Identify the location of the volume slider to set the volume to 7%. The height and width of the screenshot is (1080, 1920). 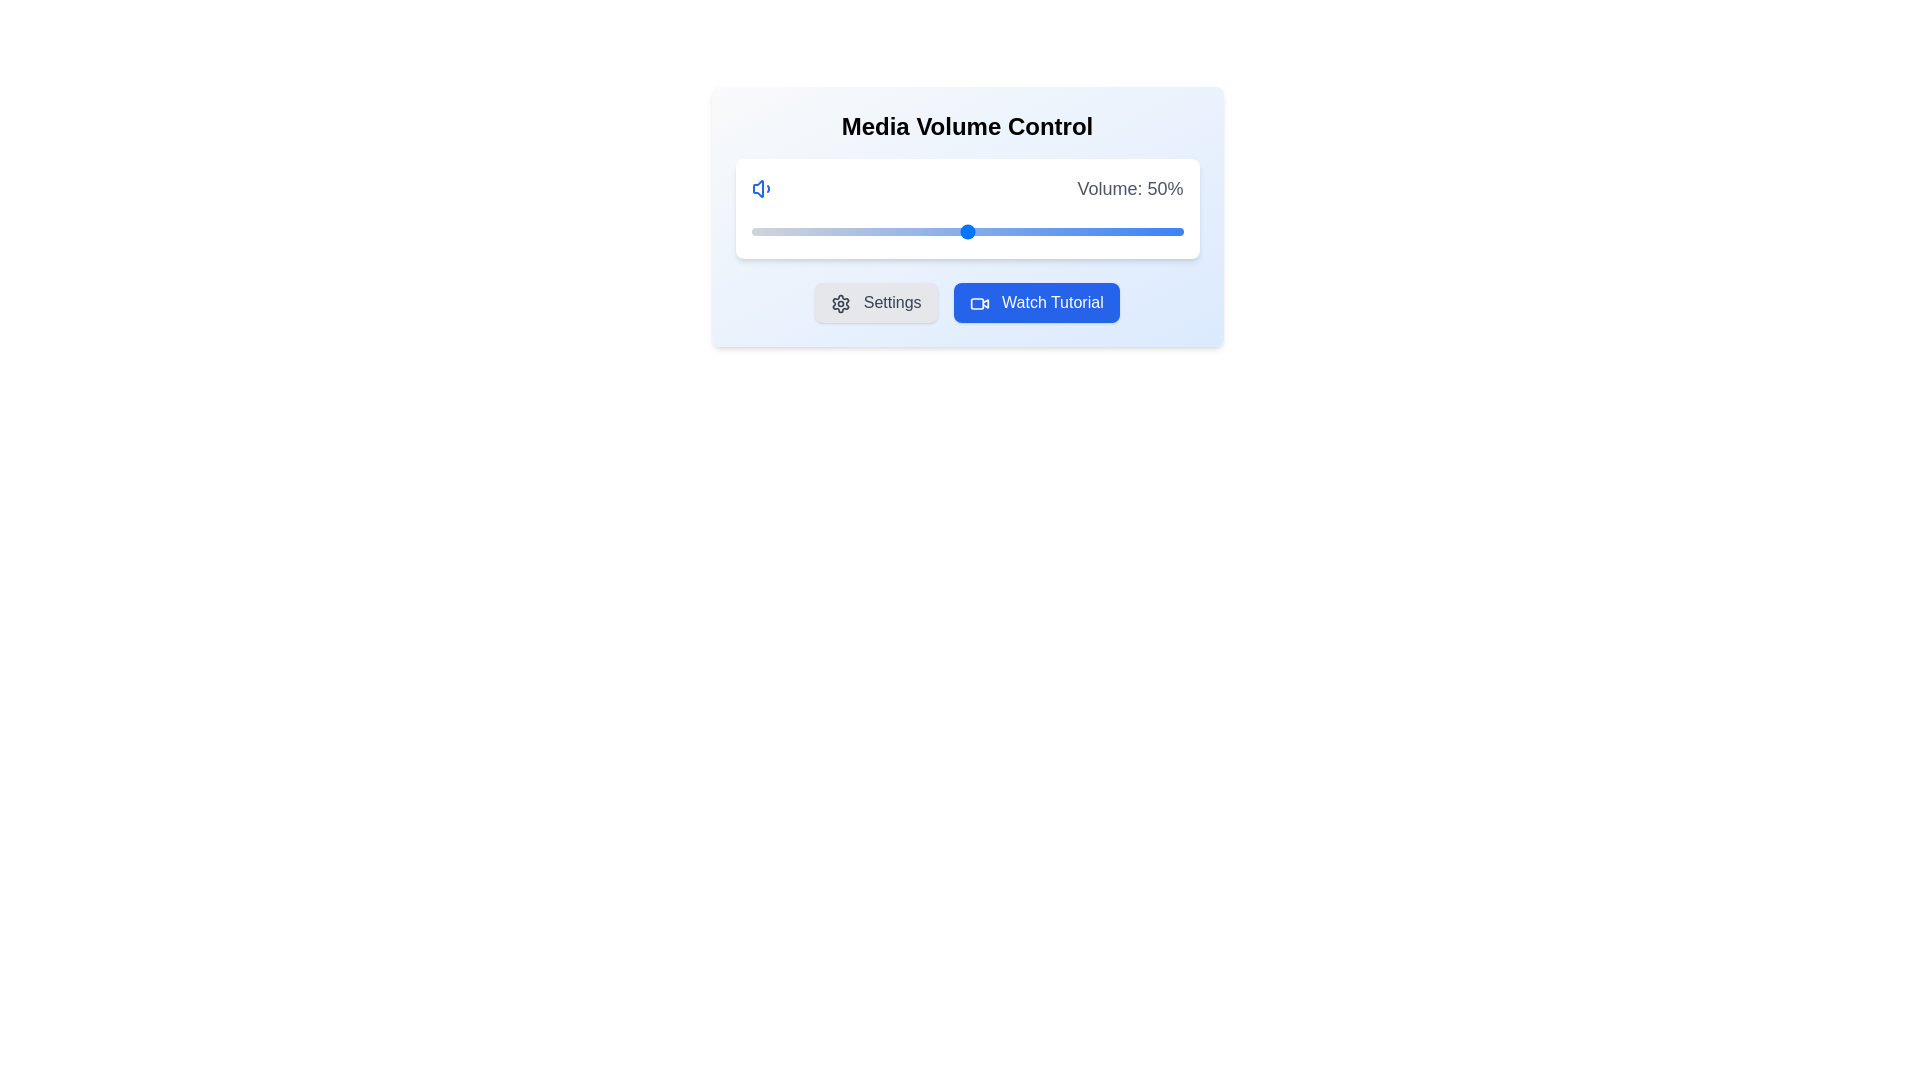
(780, 230).